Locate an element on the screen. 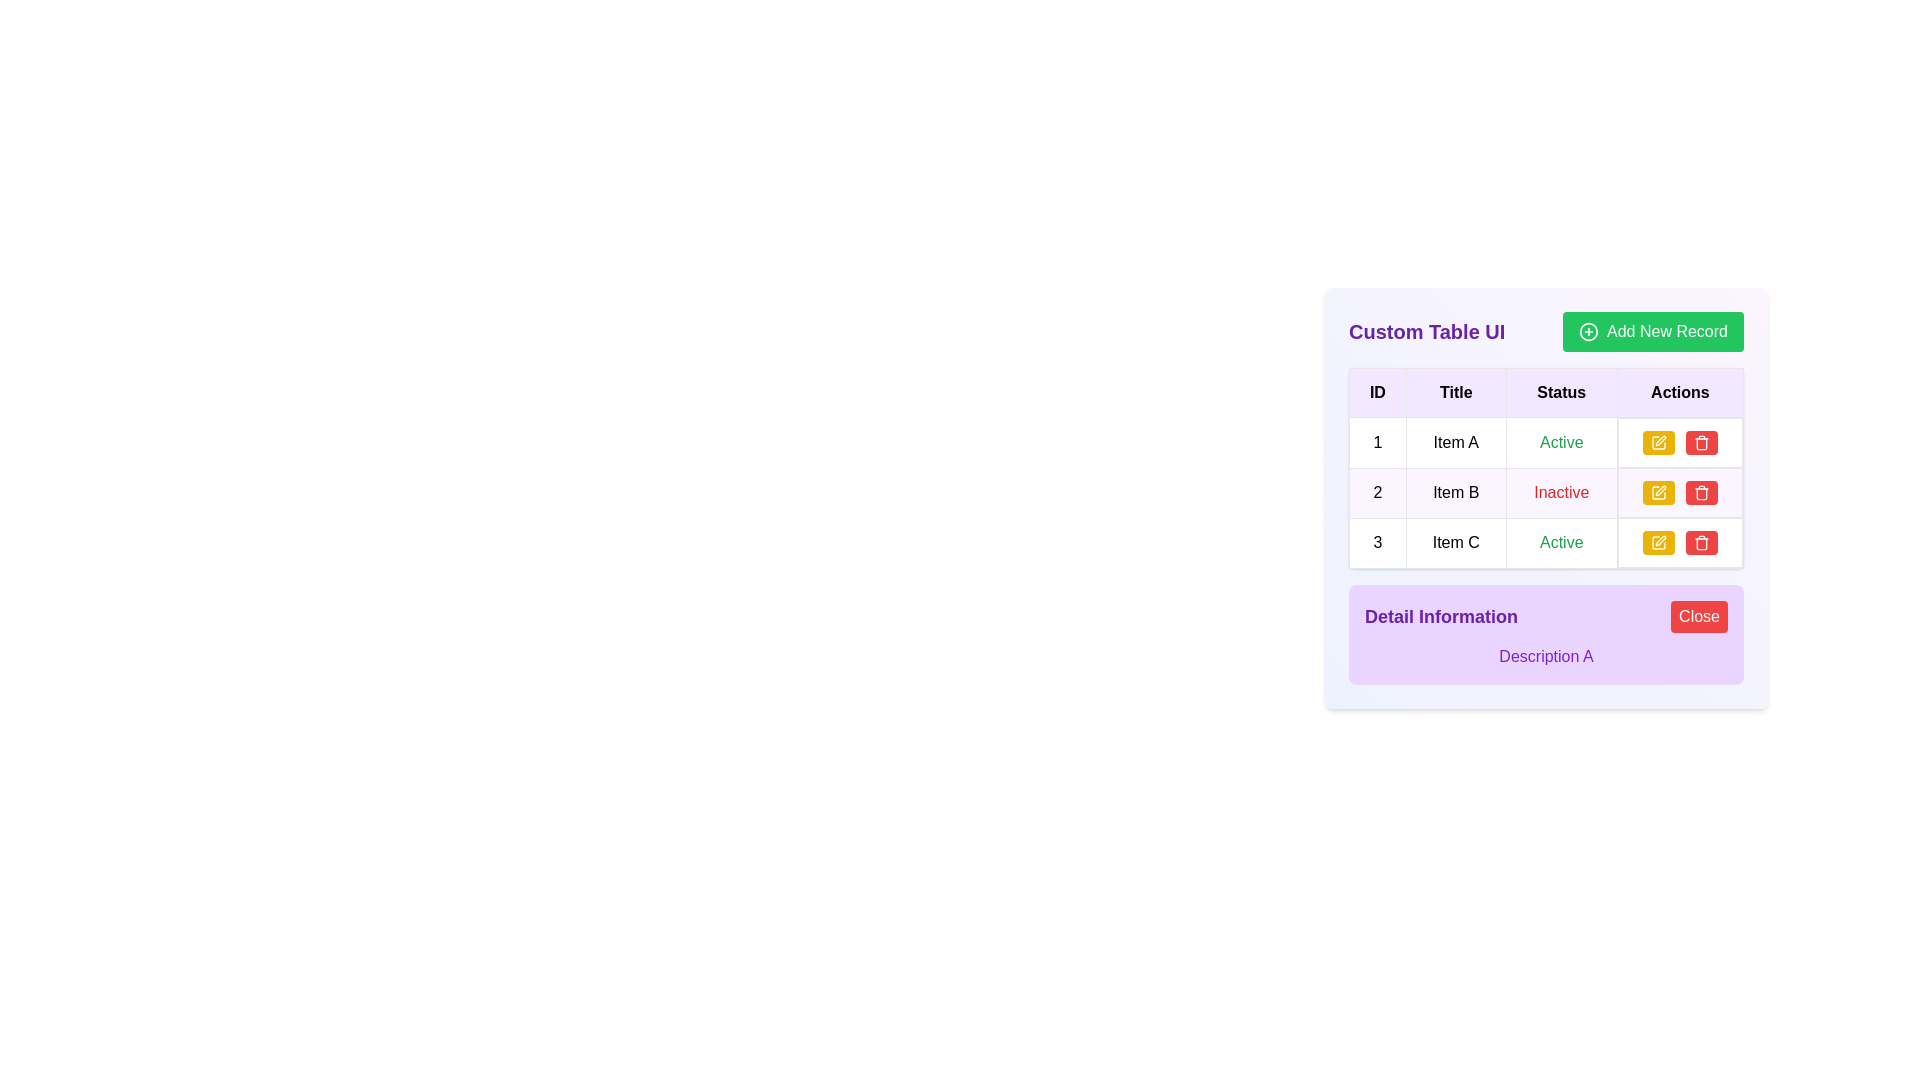 This screenshot has width=1920, height=1080. the 'Status' text label in the third row of the table that indicates the active status of the associated item is located at coordinates (1560, 543).